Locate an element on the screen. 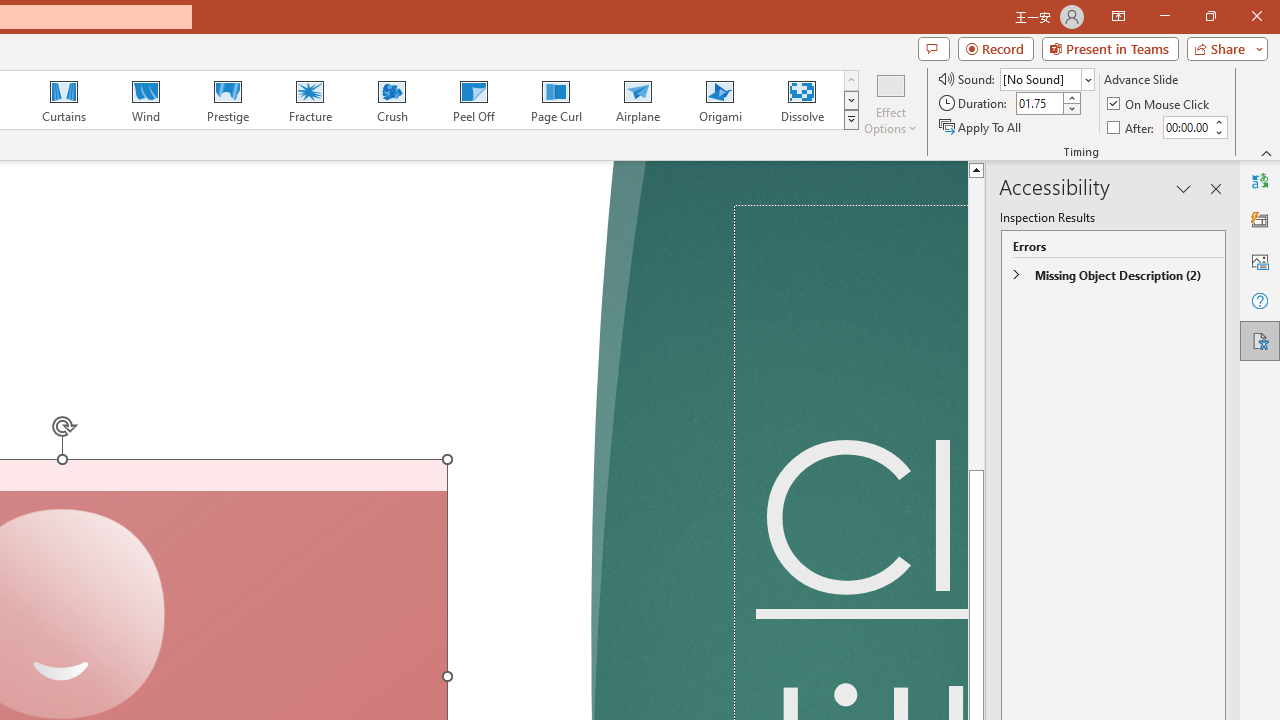 This screenshot has width=1280, height=720. 'After' is located at coordinates (1132, 127).